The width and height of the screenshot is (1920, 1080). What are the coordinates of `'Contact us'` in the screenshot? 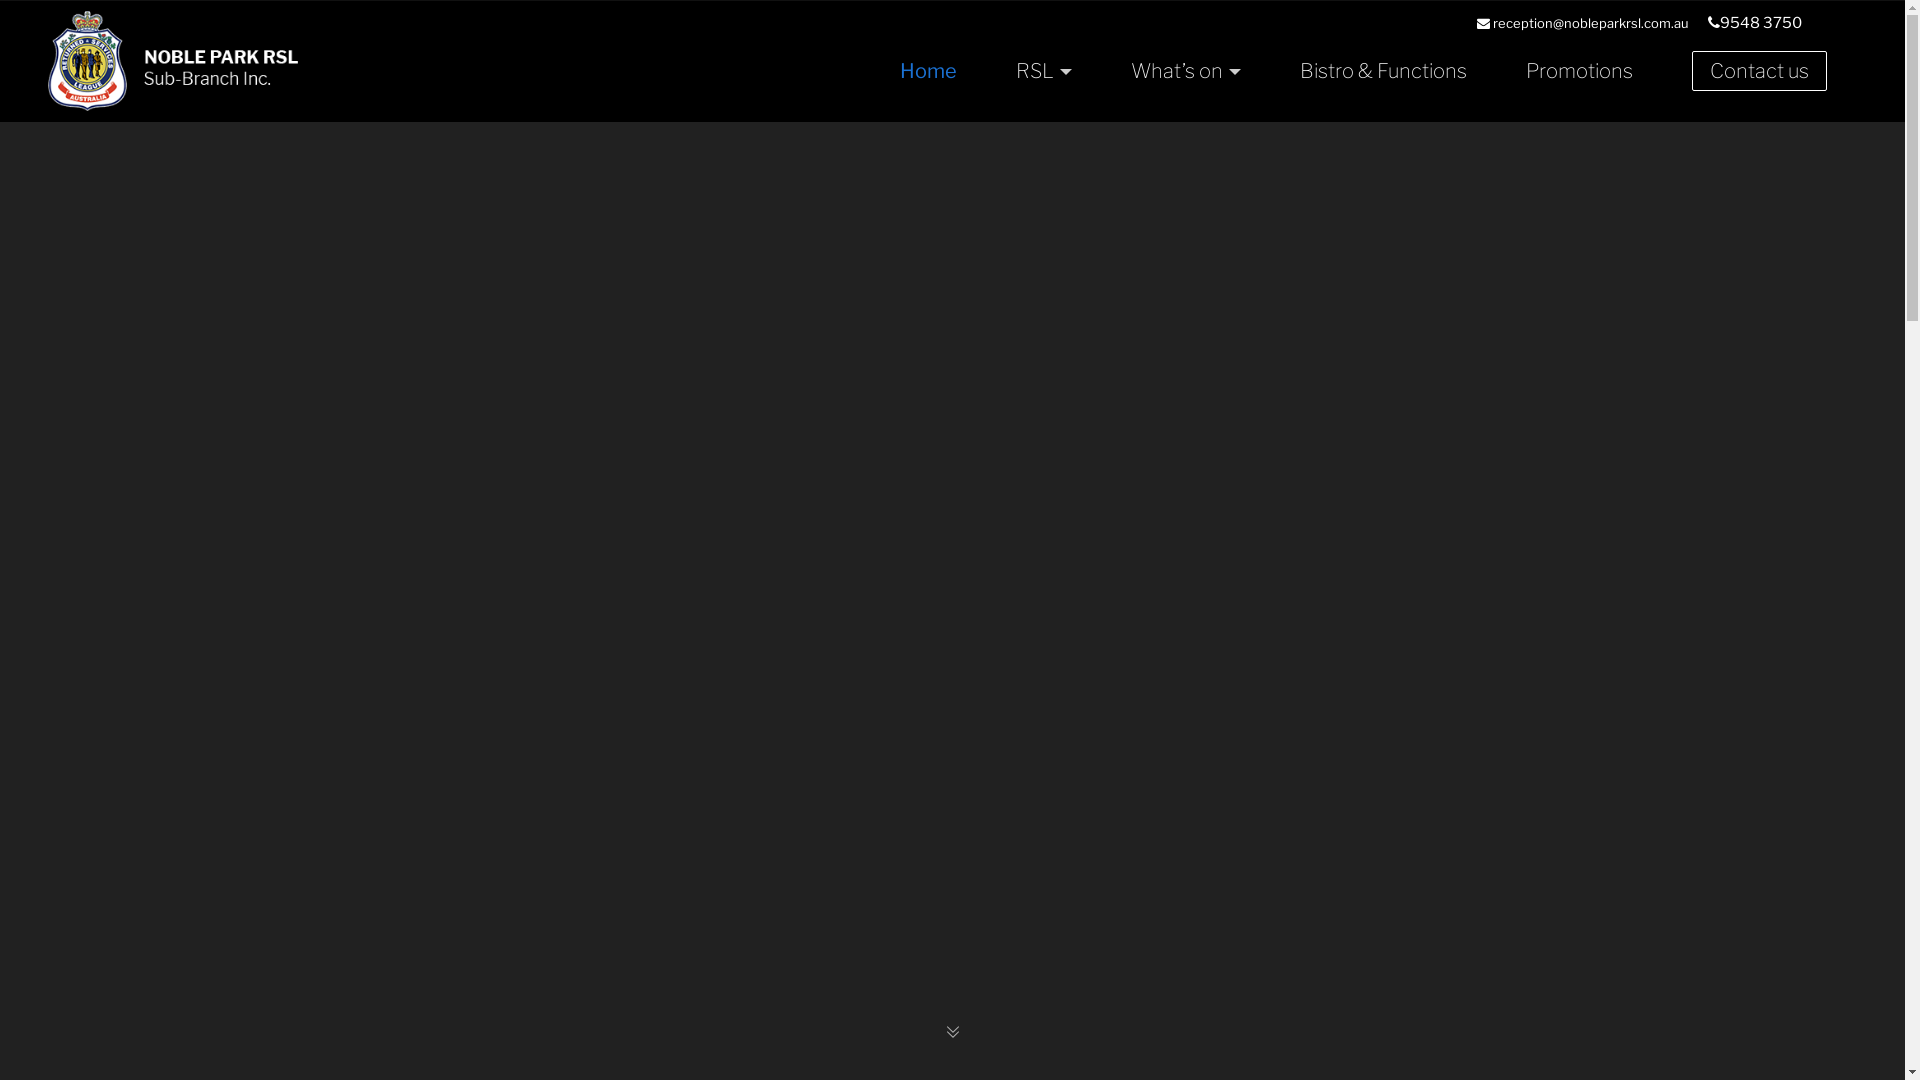 It's located at (1690, 69).